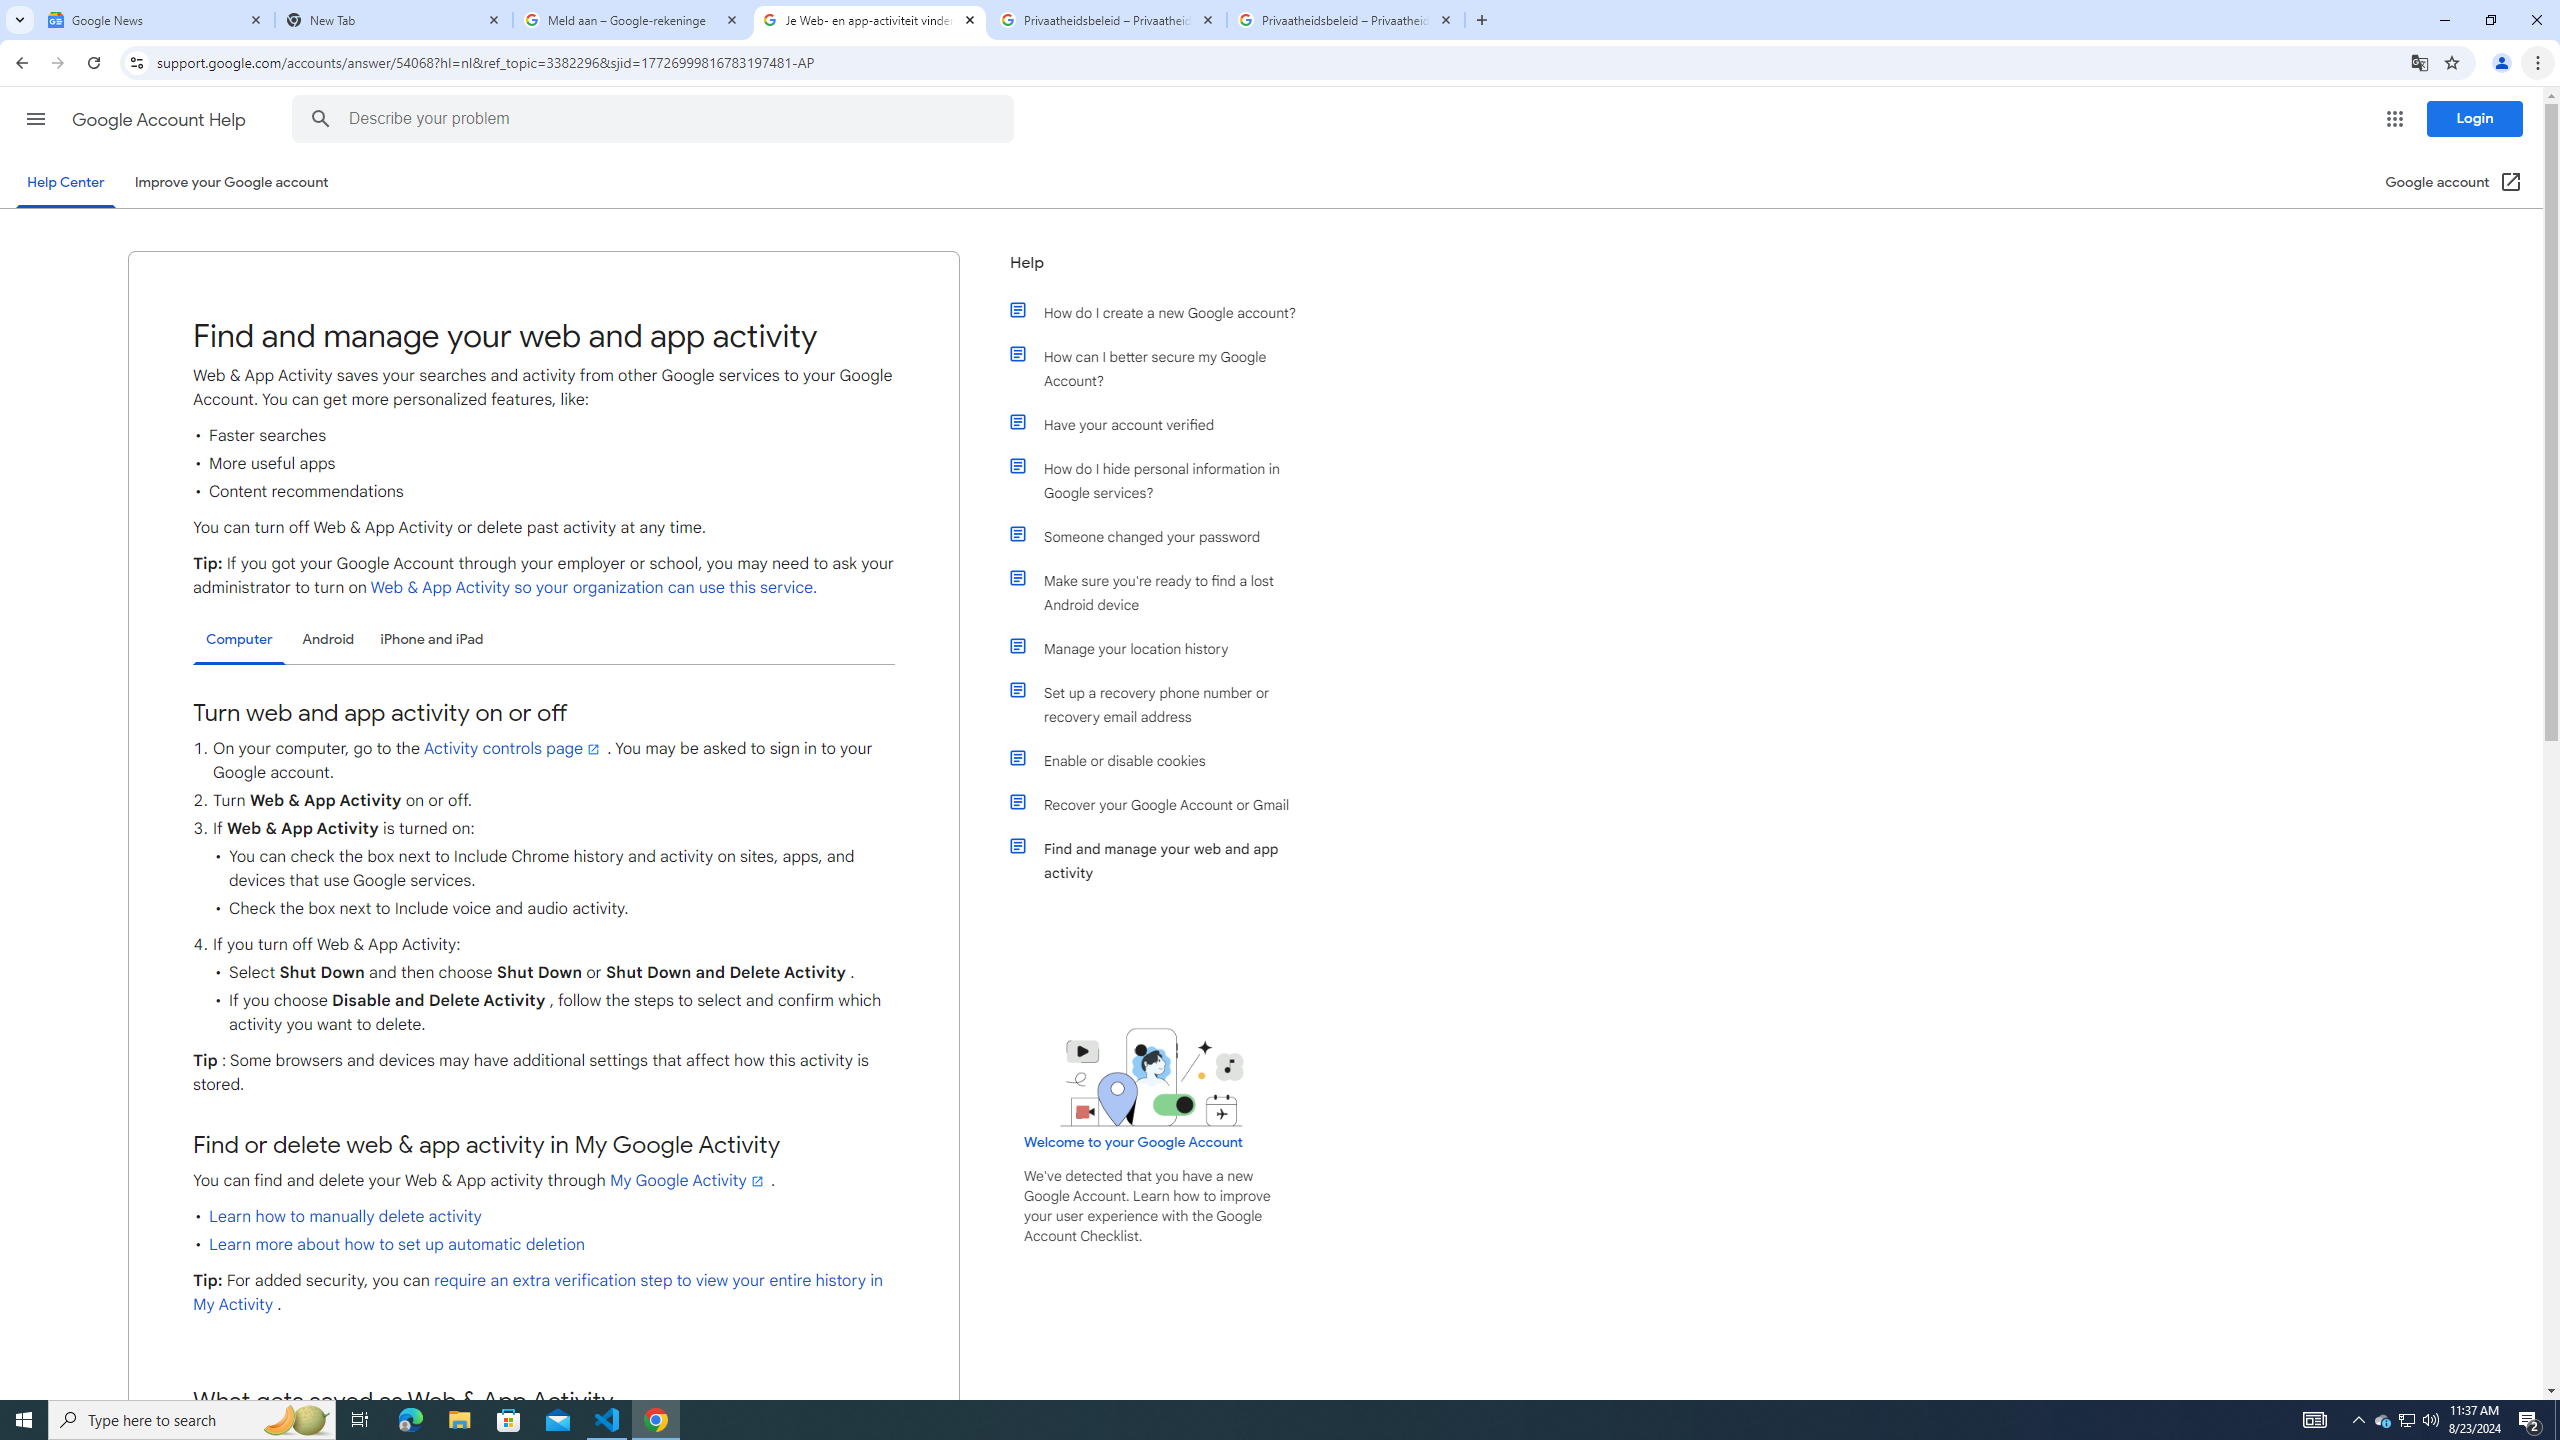  I want to click on 'Find and manage your web and app activity', so click(1162, 861).